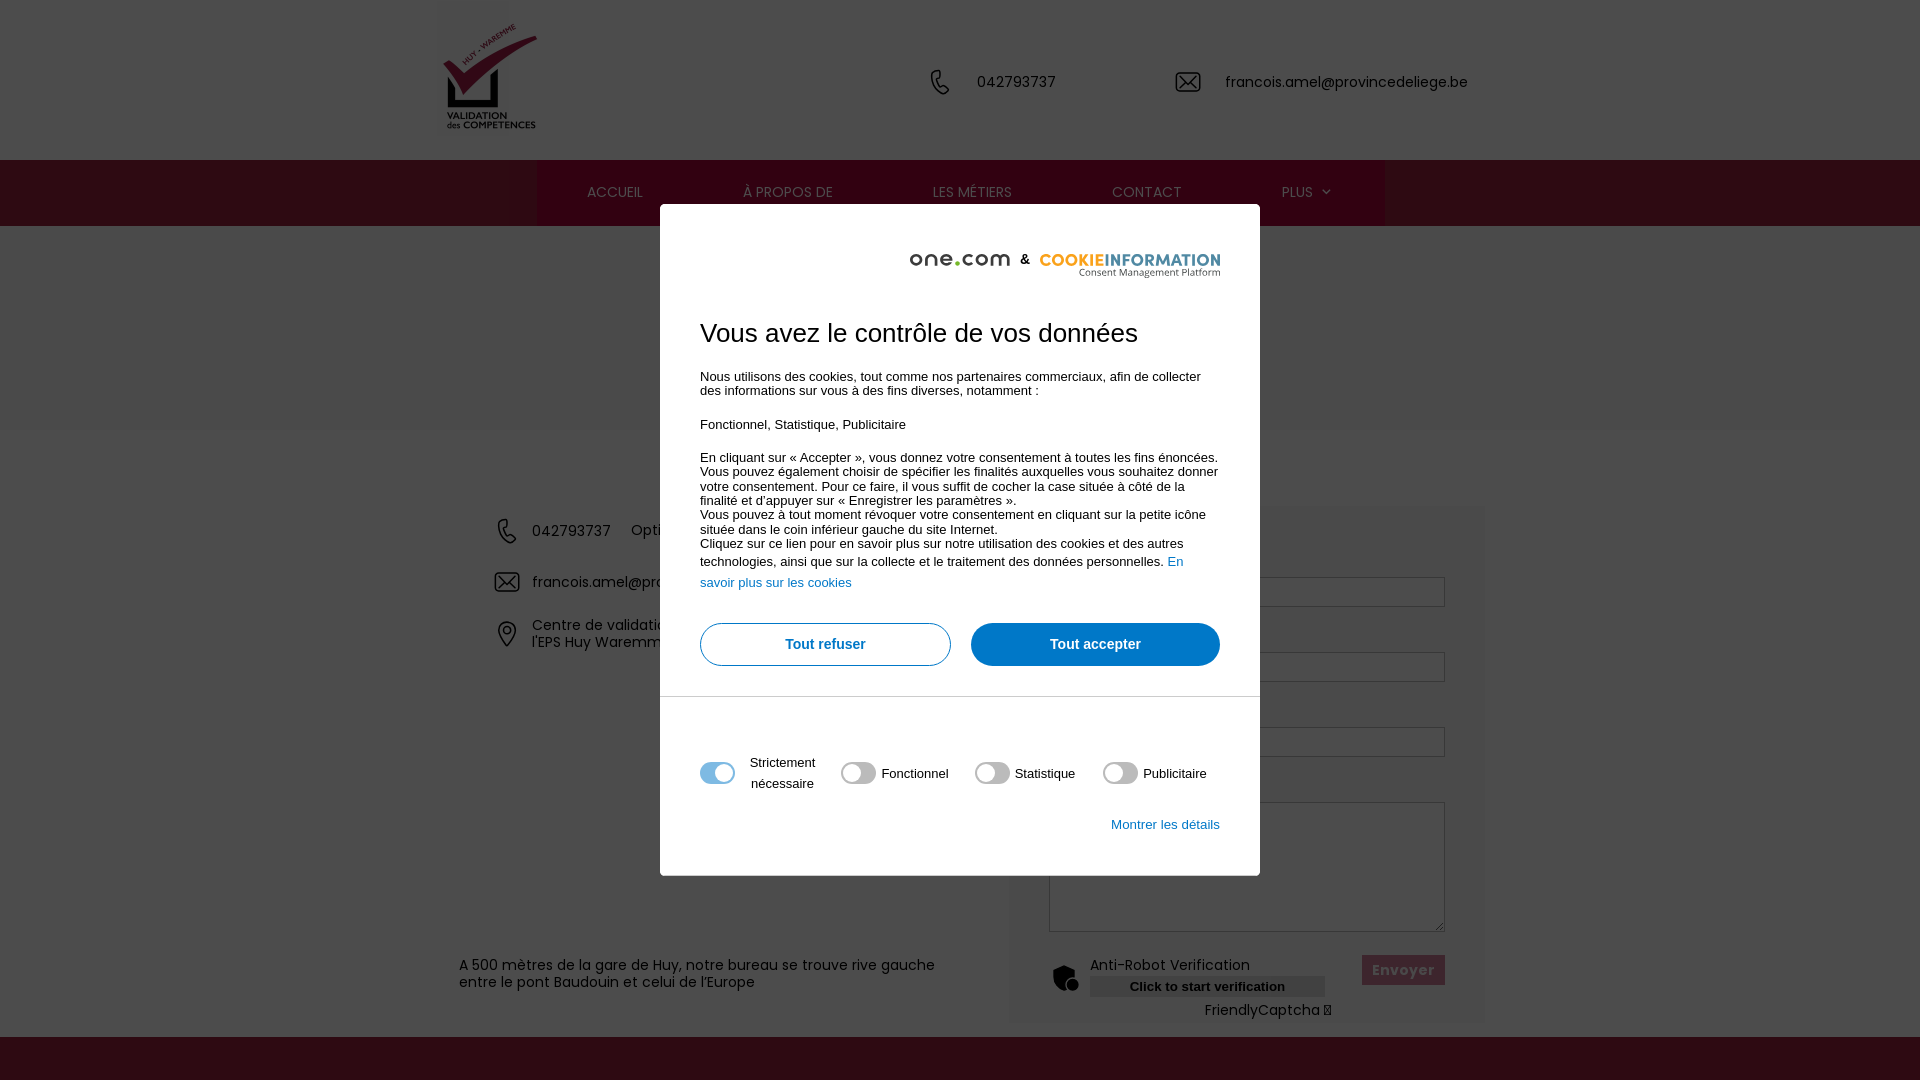 The width and height of the screenshot is (1920, 1080). I want to click on 'PLUS', so click(1308, 192).